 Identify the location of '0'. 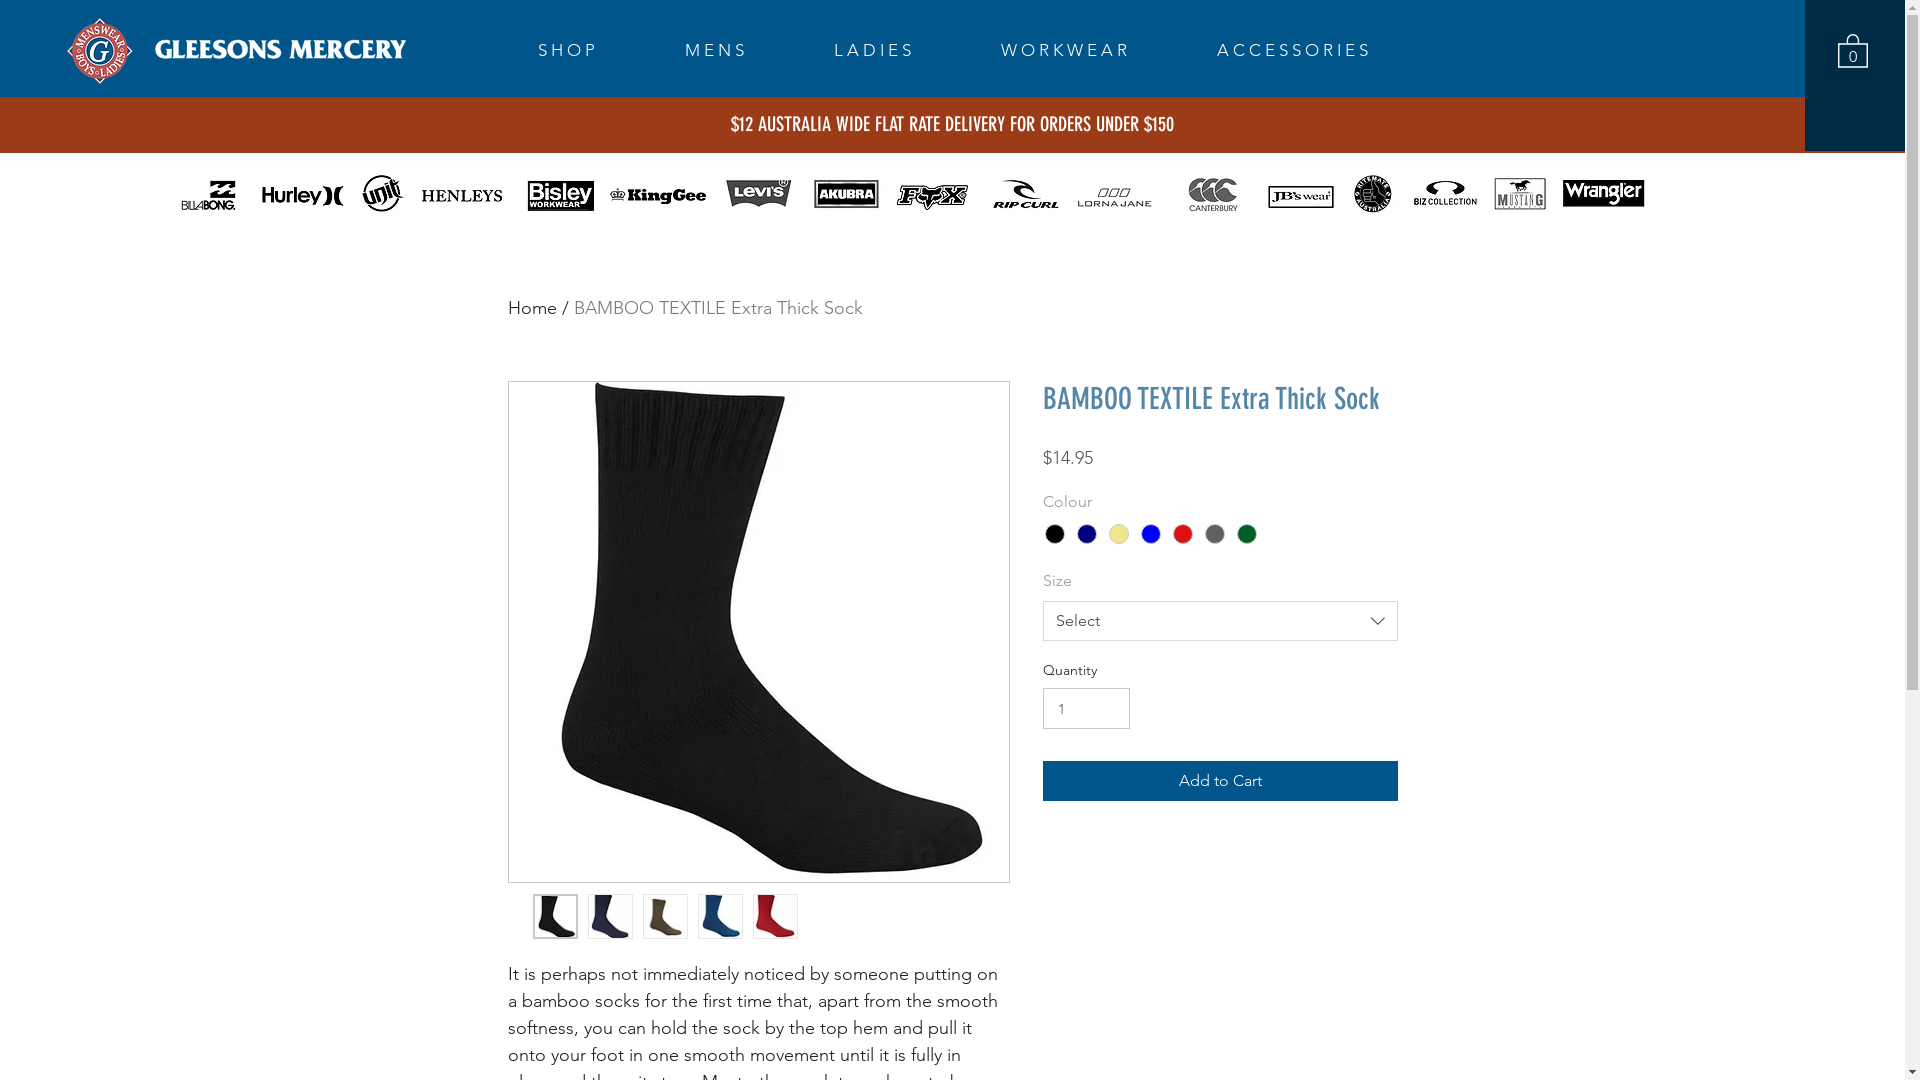
(1851, 49).